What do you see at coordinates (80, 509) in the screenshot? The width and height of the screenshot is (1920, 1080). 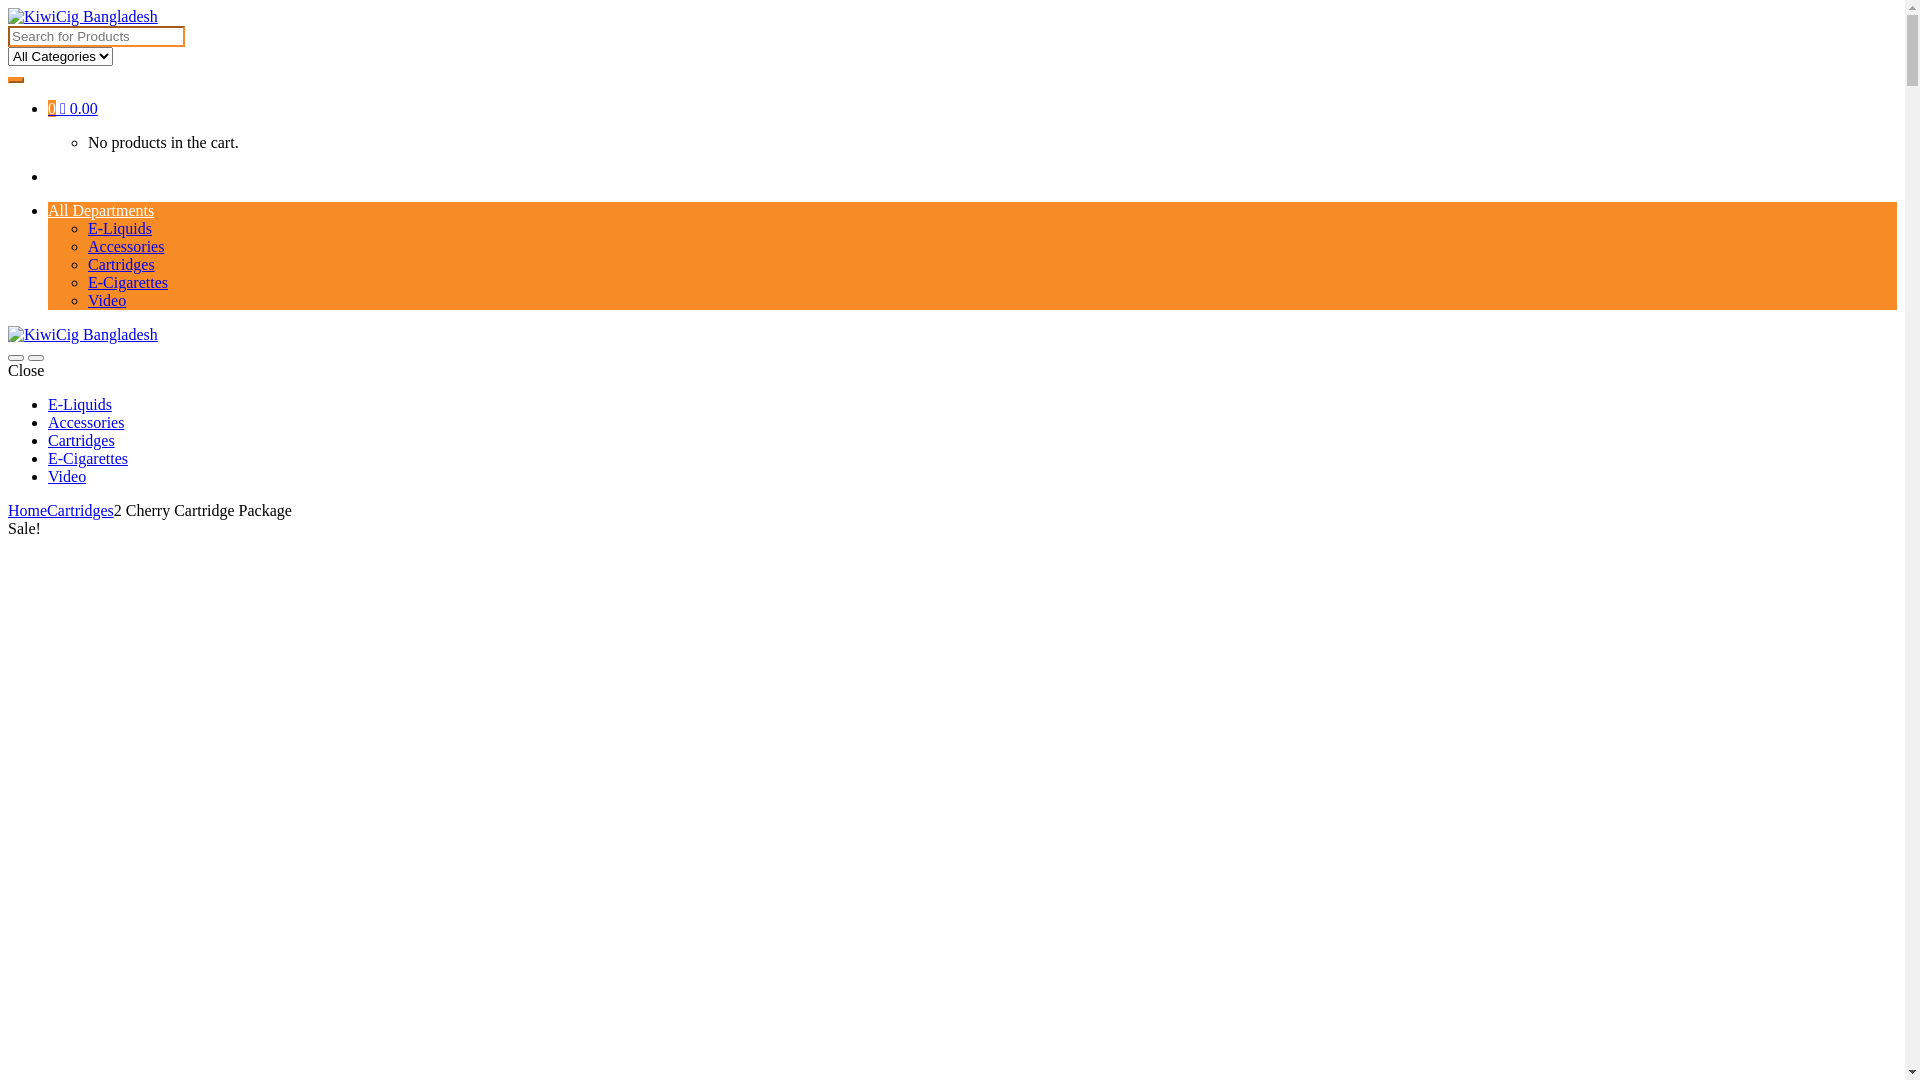 I see `'Cartridges'` at bounding box center [80, 509].